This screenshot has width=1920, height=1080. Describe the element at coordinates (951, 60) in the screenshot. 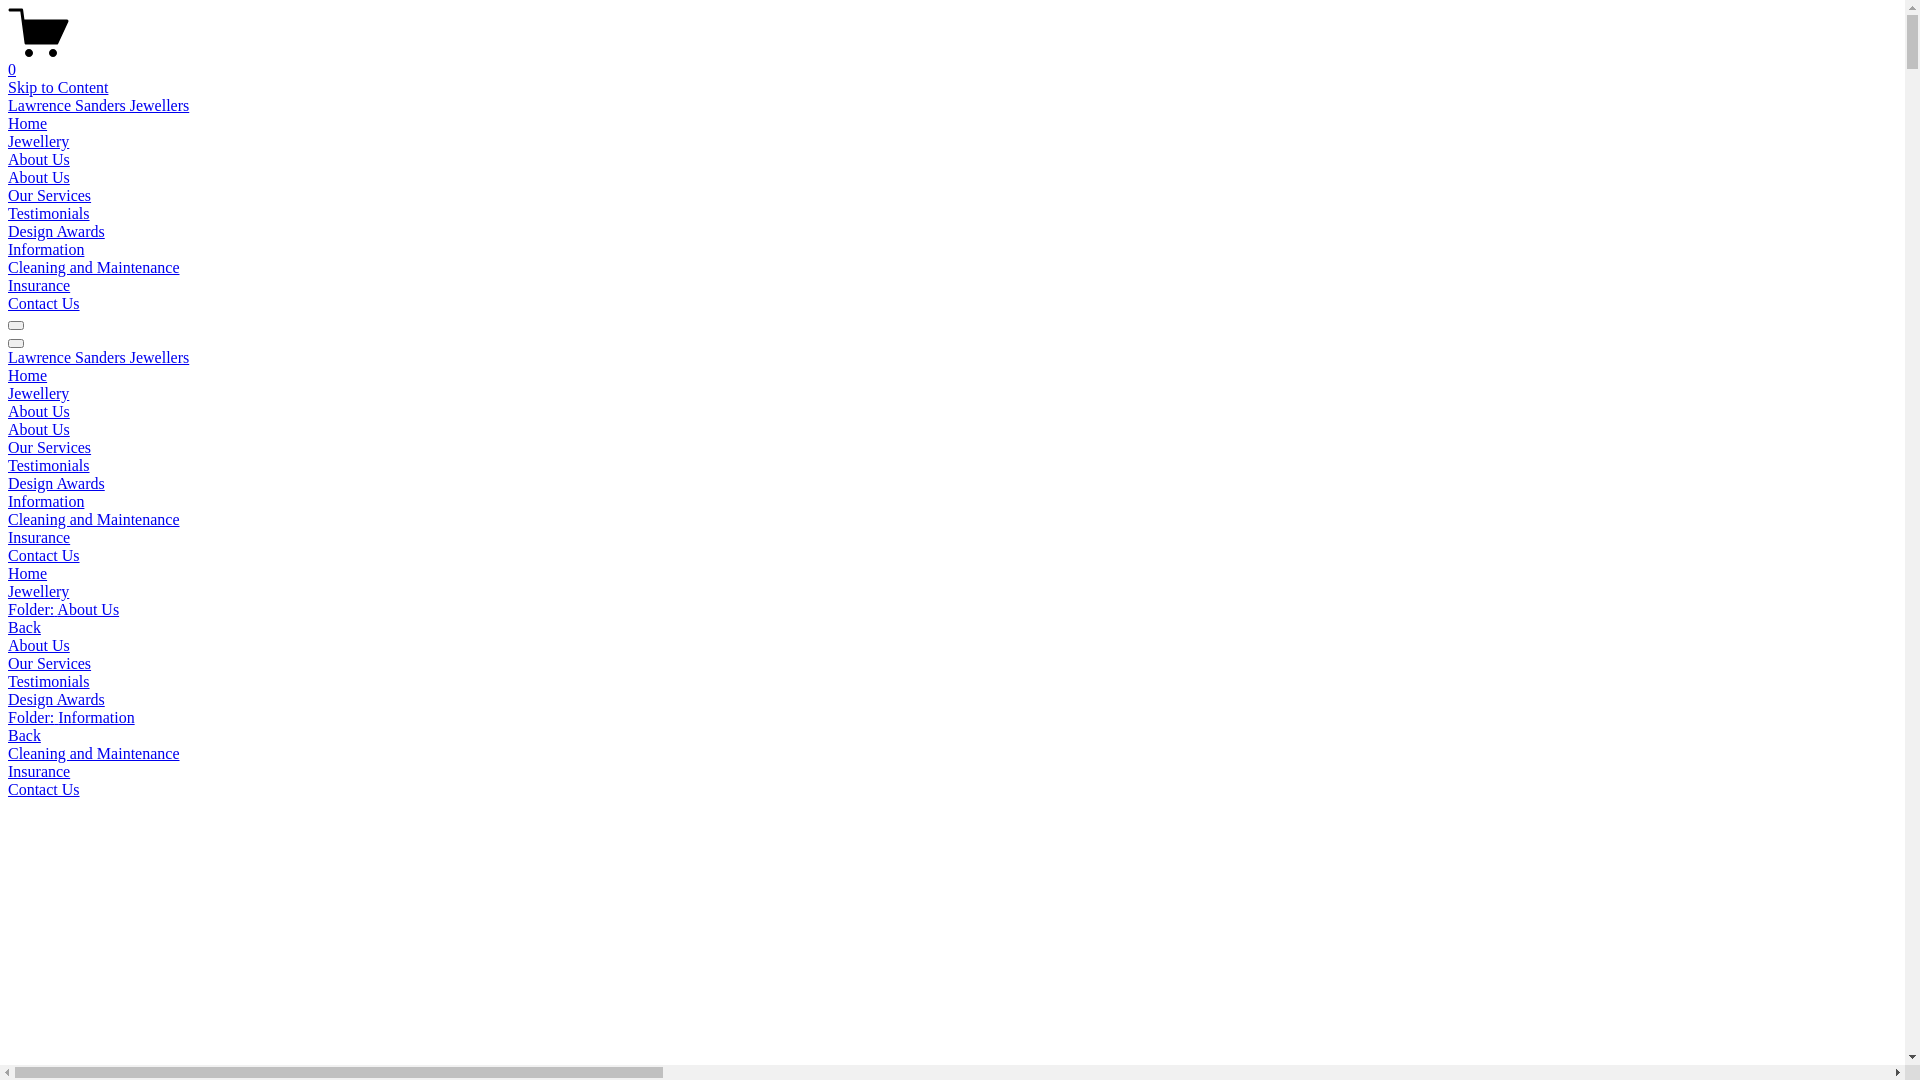

I see `'0'` at that location.